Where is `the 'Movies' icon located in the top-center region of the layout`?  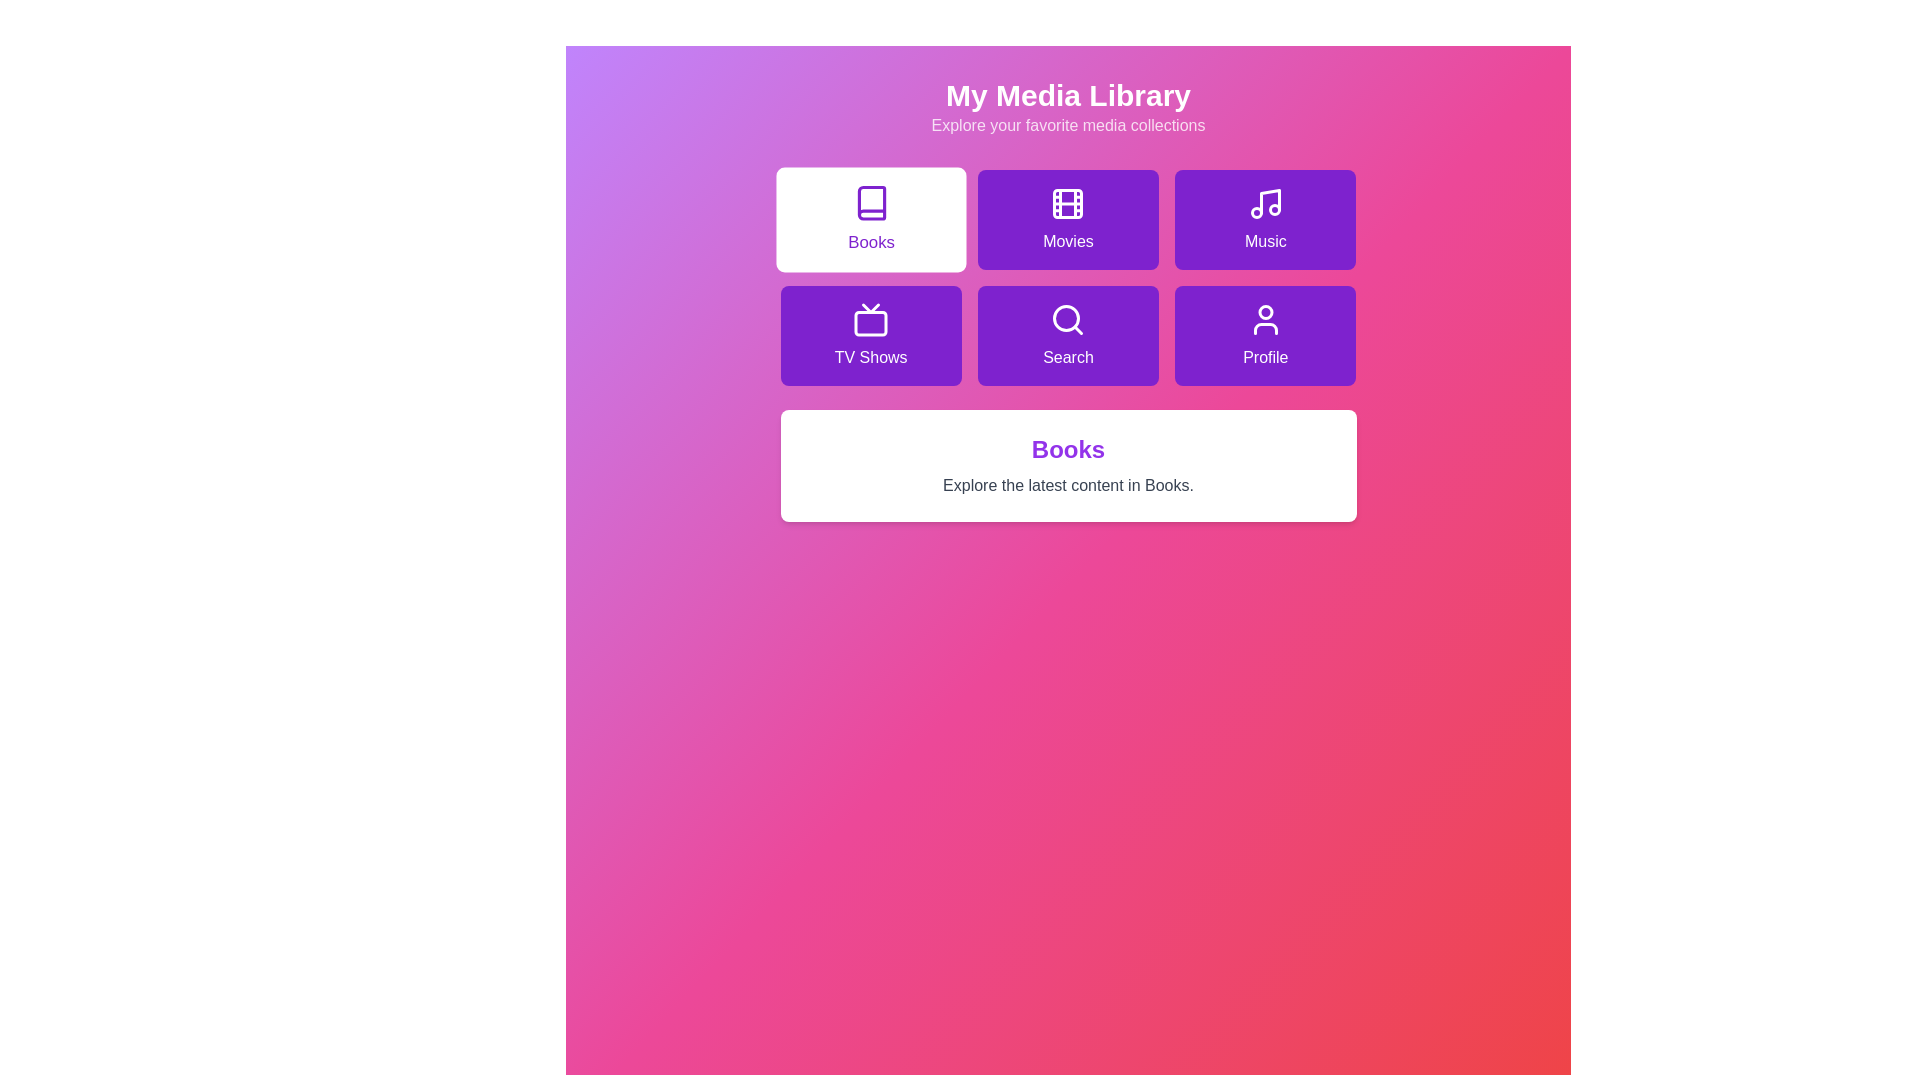
the 'Movies' icon located in the top-center region of the layout is located at coordinates (1067, 204).